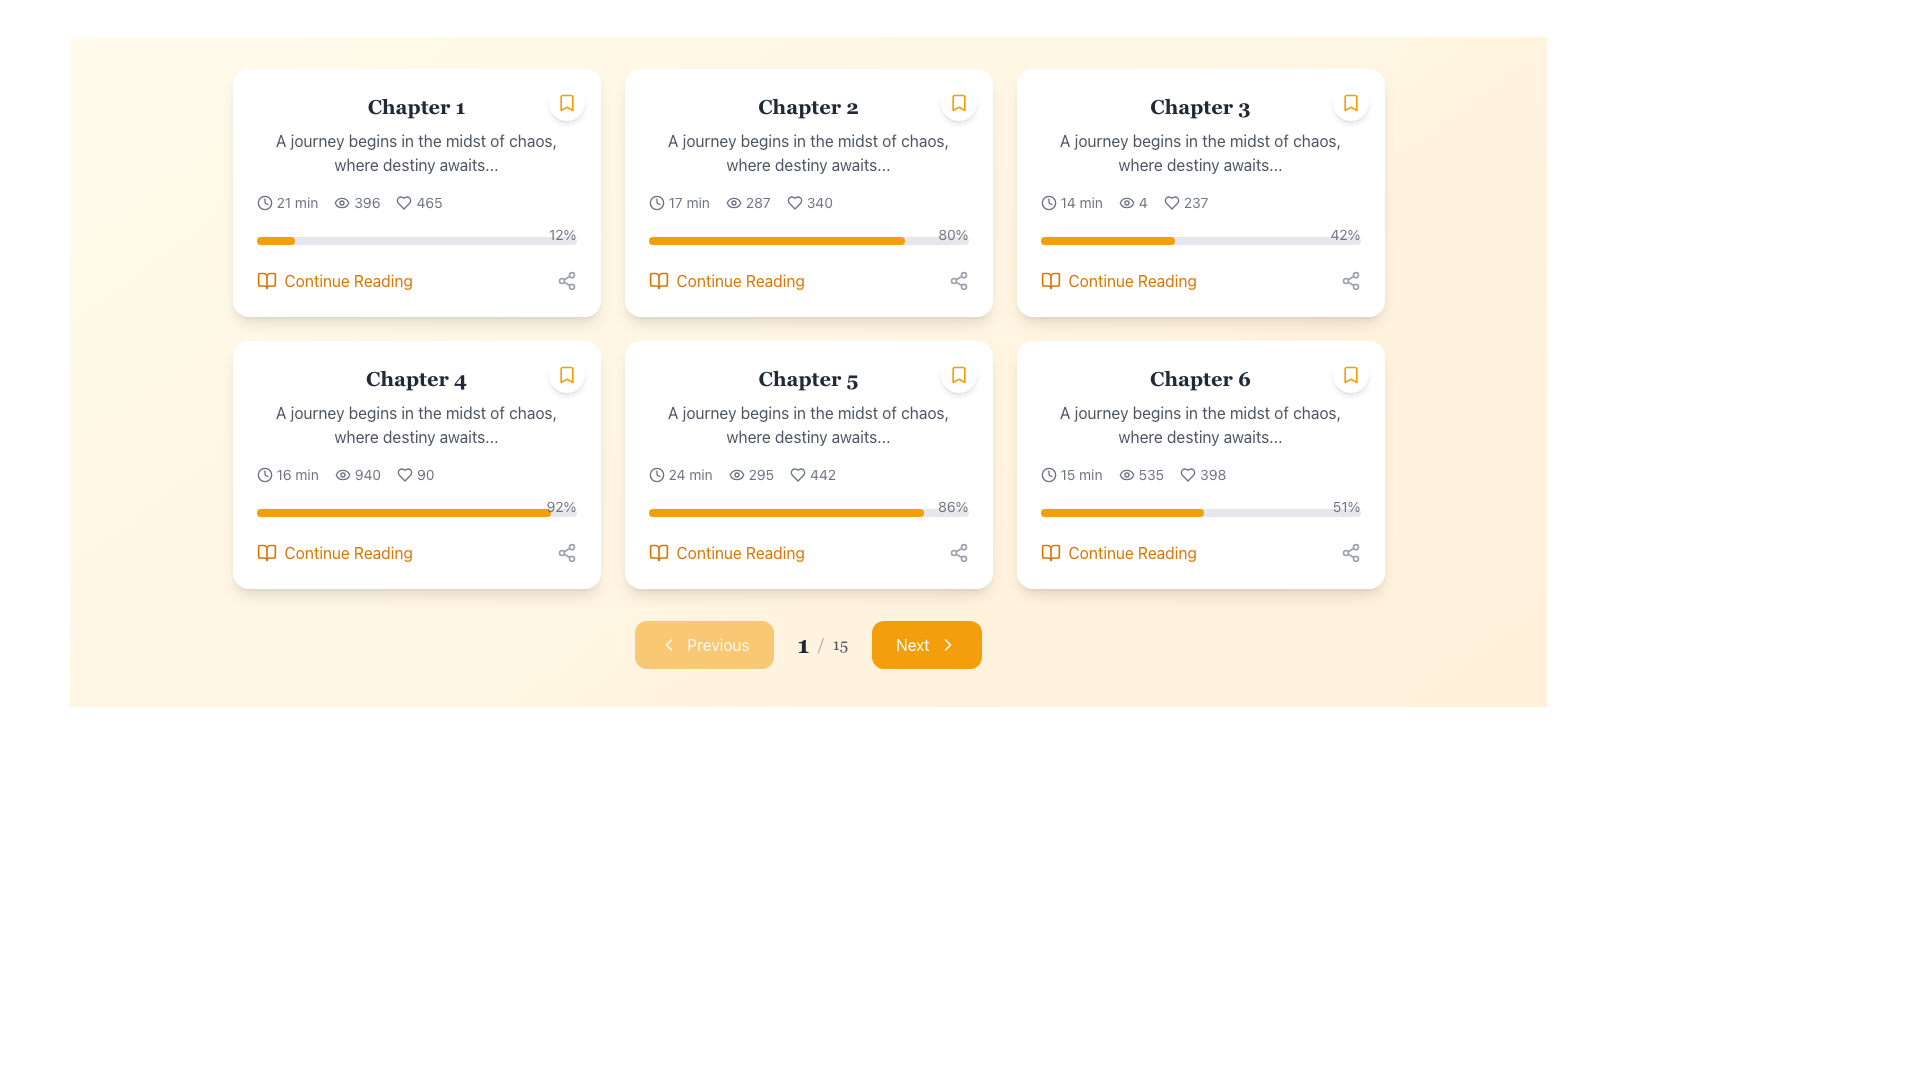 This screenshot has width=1920, height=1080. I want to click on the informational text element that displays the estimated reading time for 'Chapter 6', located in the sixth card of the grid under the chapter title, so click(1070, 474).